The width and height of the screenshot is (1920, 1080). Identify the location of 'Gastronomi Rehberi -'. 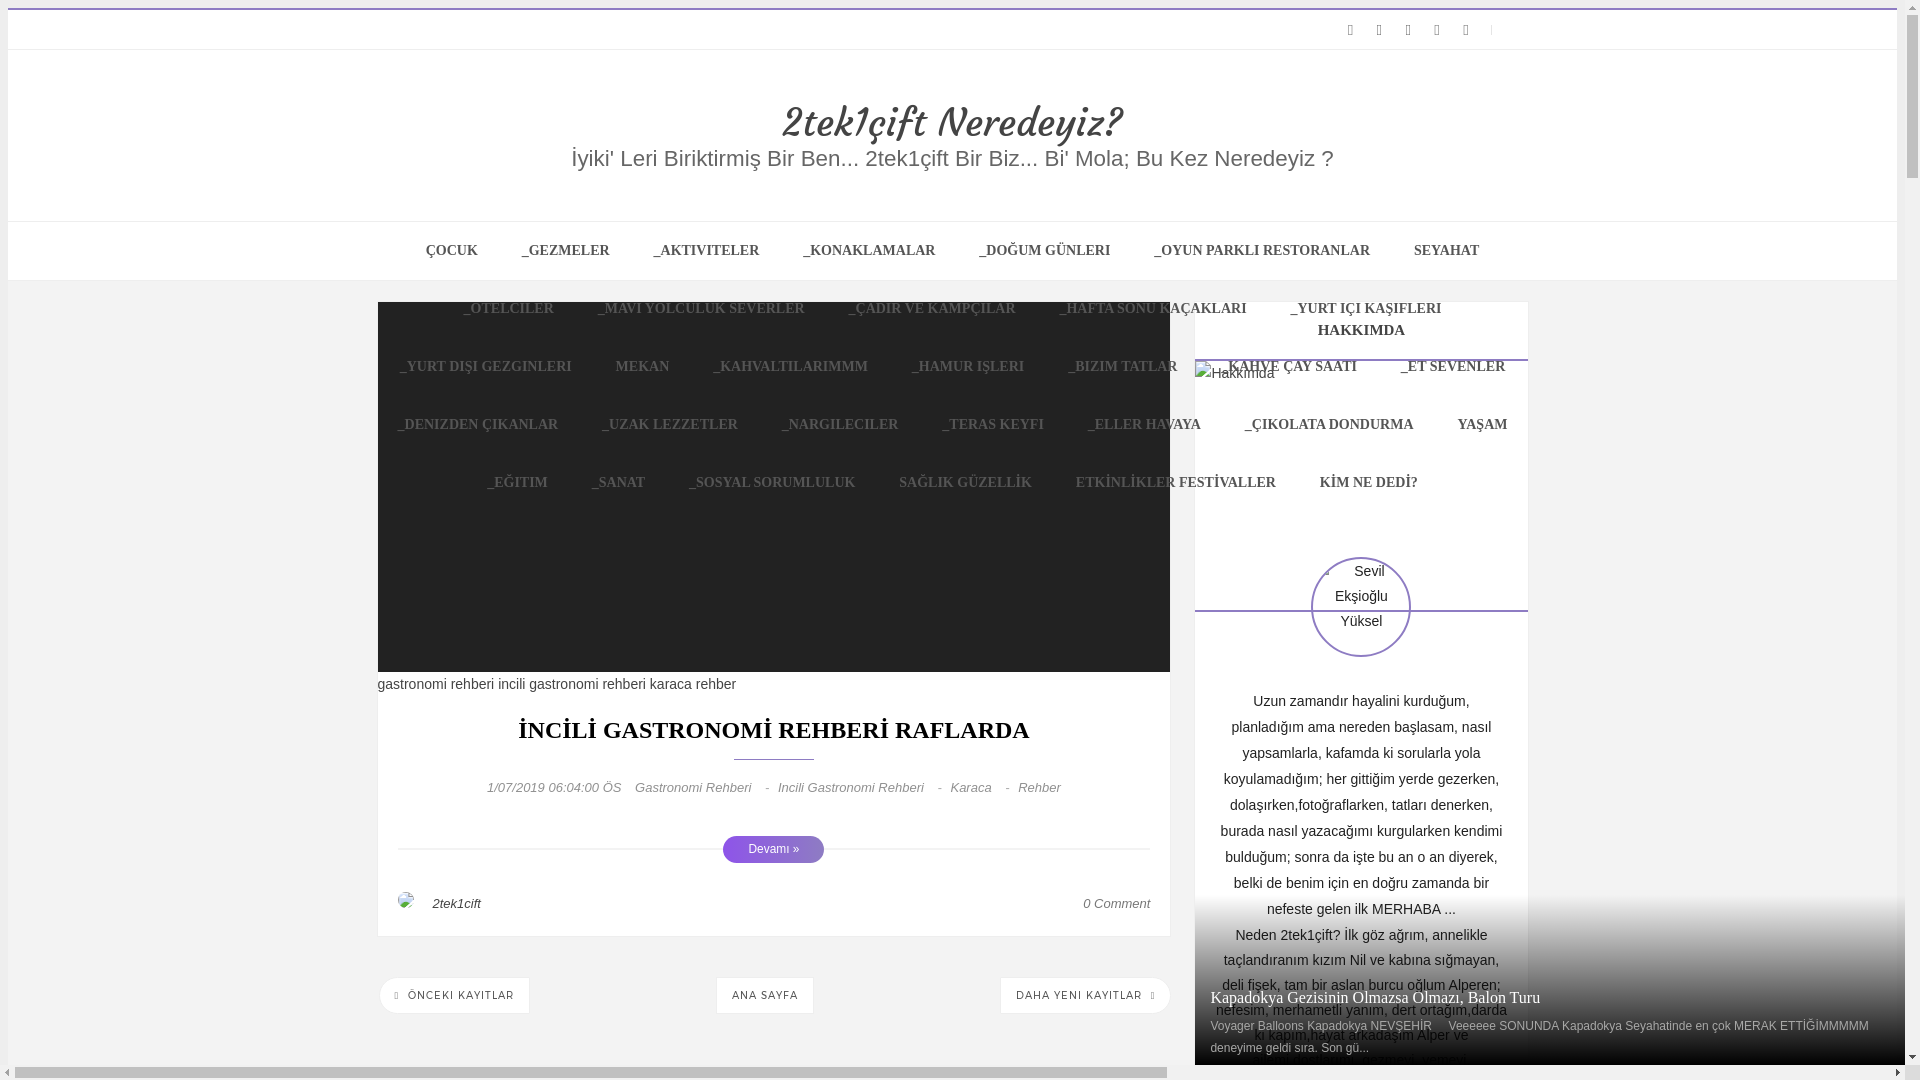
(706, 786).